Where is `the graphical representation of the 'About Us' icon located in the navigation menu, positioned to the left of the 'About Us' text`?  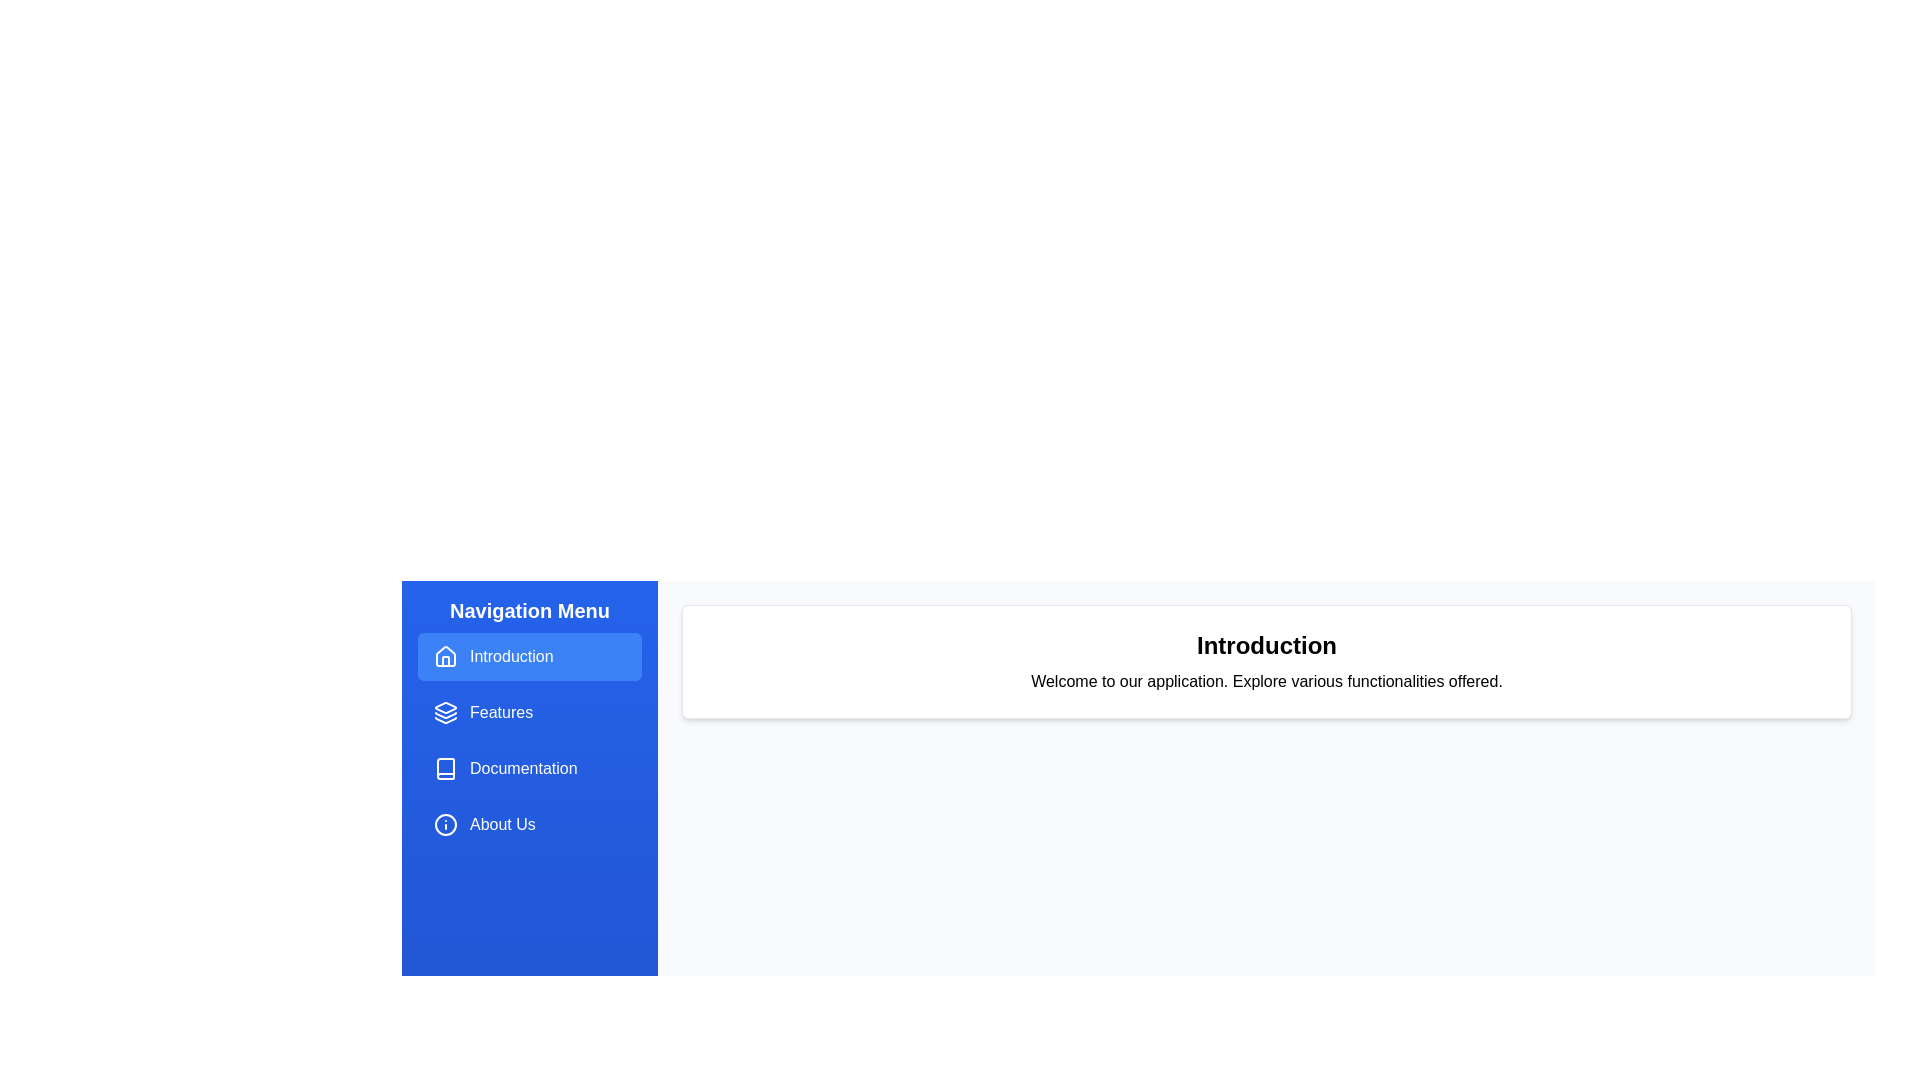
the graphical representation of the 'About Us' icon located in the navigation menu, positioned to the left of the 'About Us' text is located at coordinates (445, 825).